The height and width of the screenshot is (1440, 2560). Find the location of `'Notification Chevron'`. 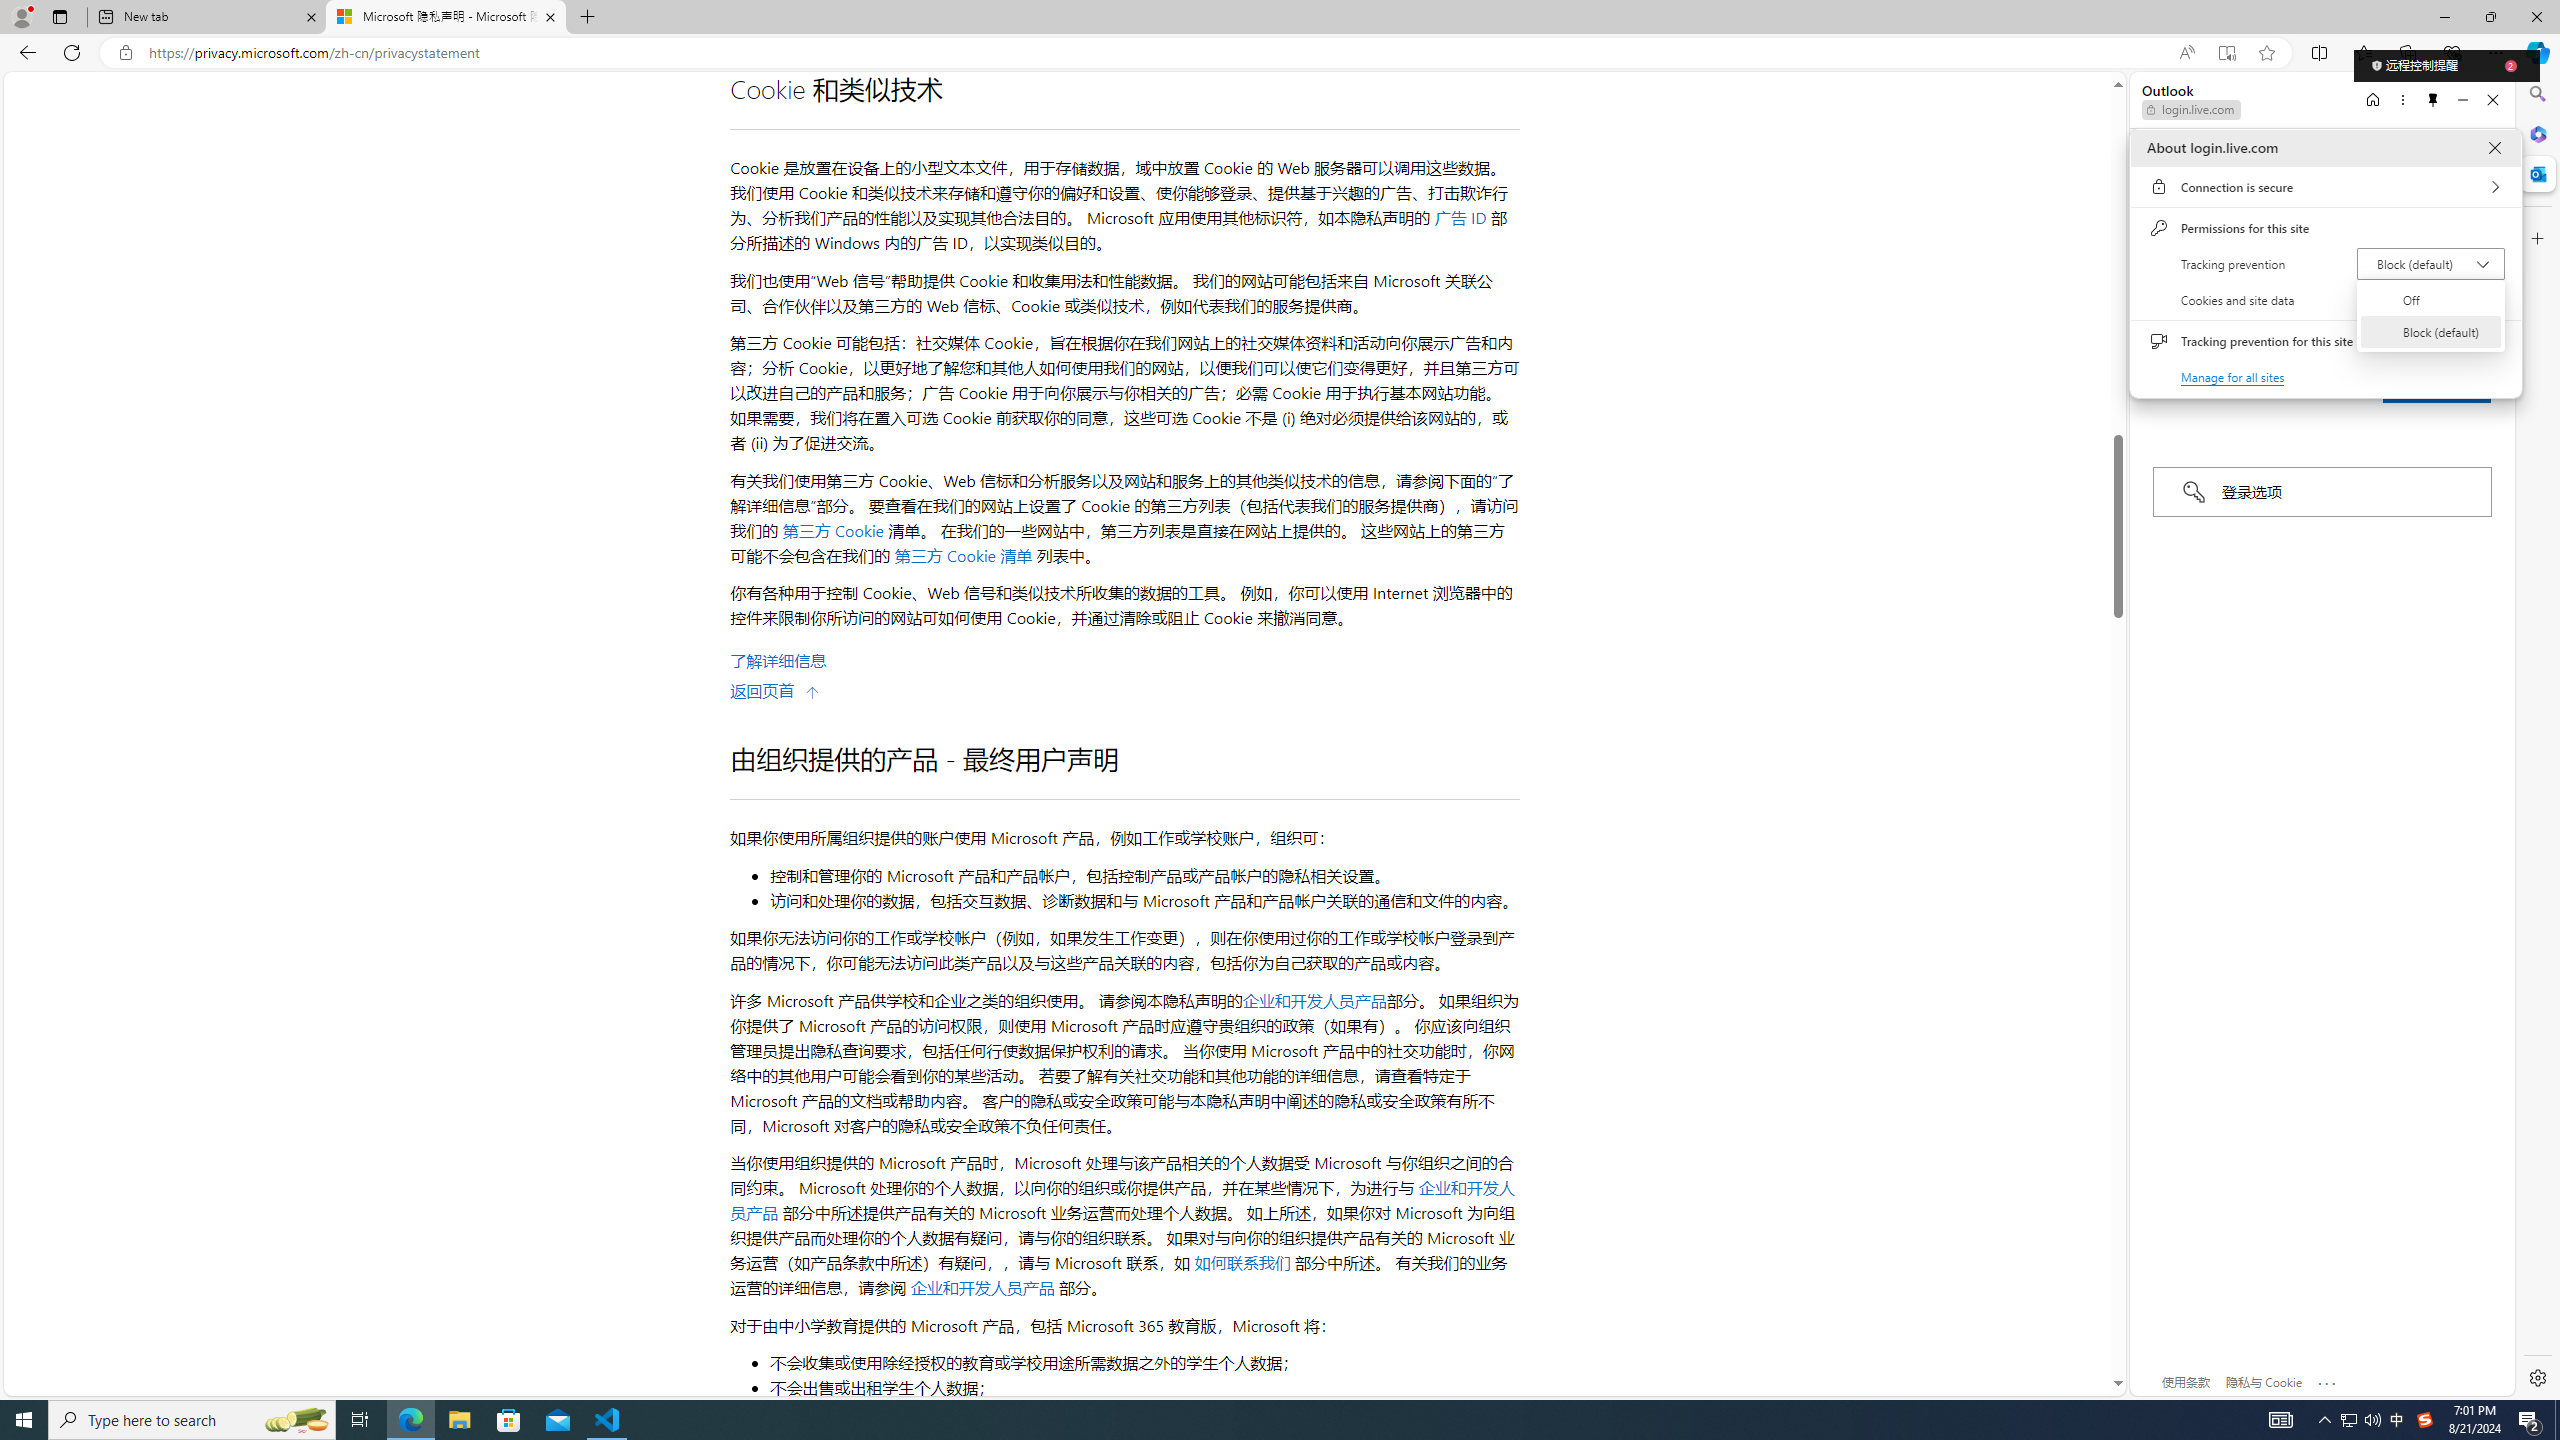

'Notification Chevron' is located at coordinates (2324, 1418).